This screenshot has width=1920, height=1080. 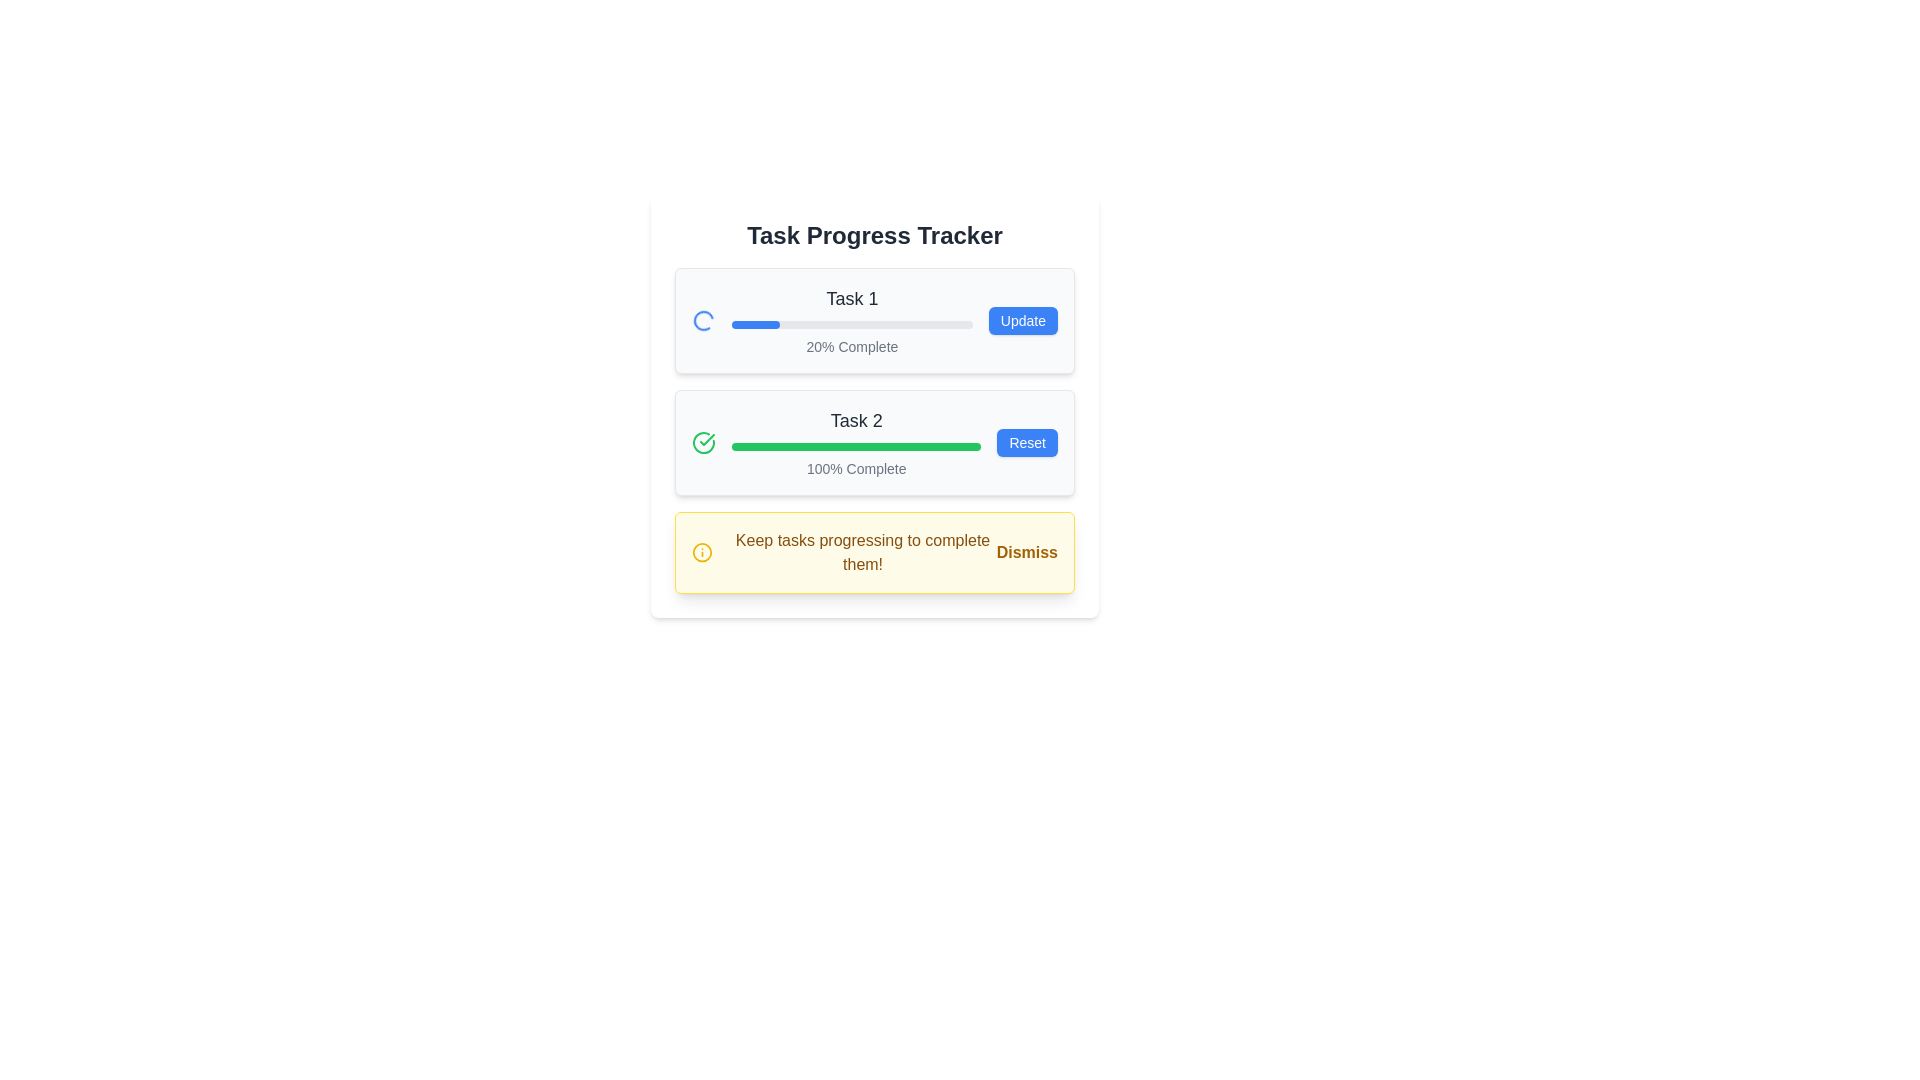 I want to click on the animation of the Spinner icon, which is a circular, thin-outlined shape indicating activity, located near the left edge of Task 1's row in the Task Progress Tracker, so click(x=704, y=319).